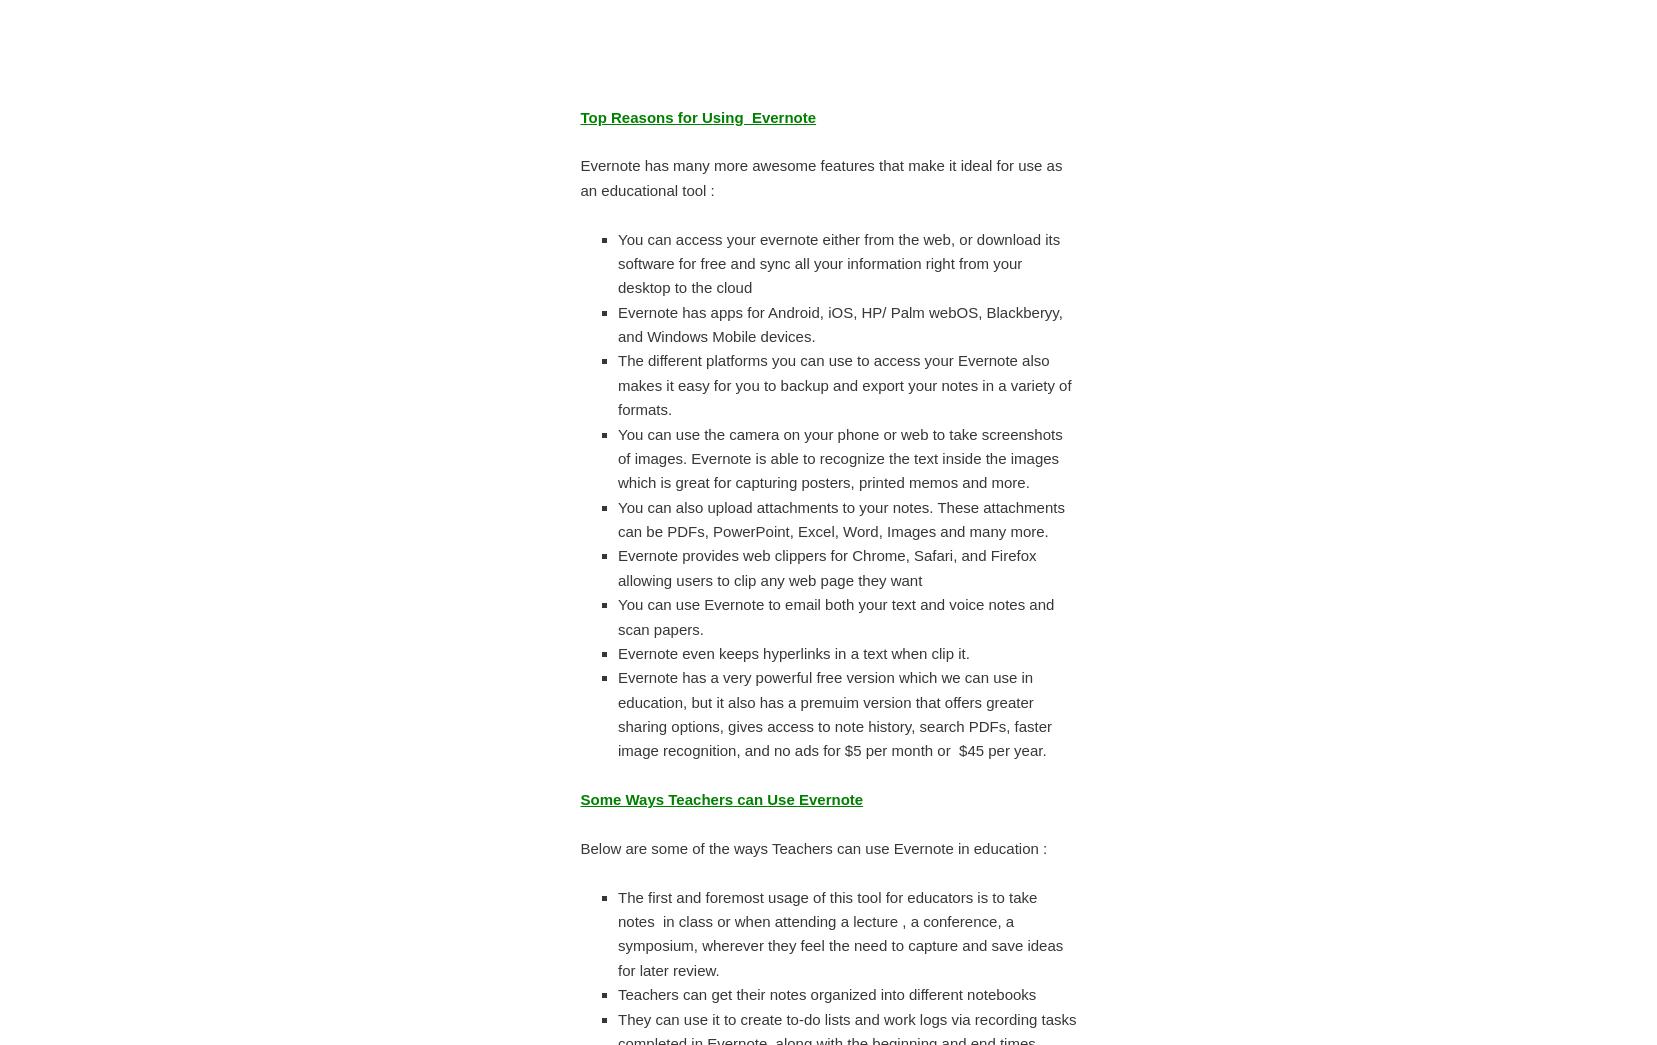  Describe the element at coordinates (792, 652) in the screenshot. I see `'Evernote even keeps hyperlinks in a text when clip it.'` at that location.